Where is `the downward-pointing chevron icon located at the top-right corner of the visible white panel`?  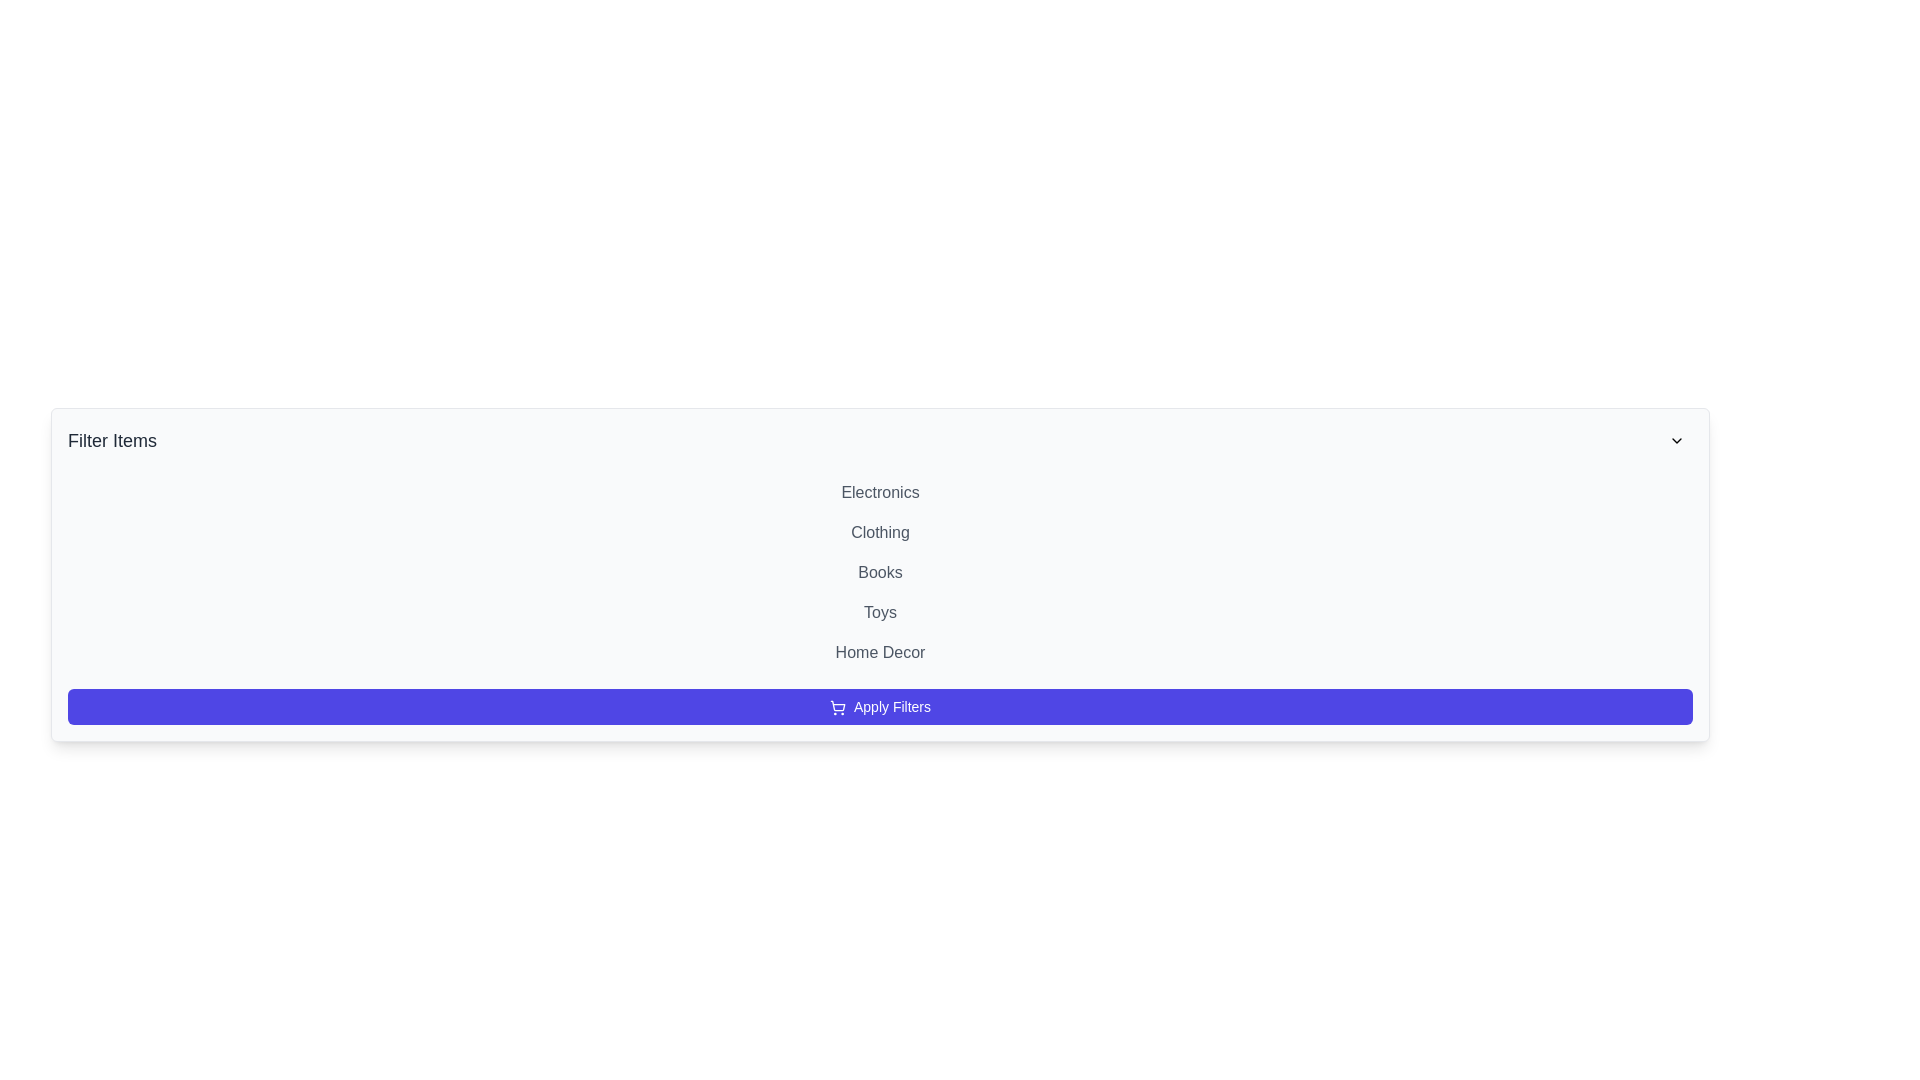 the downward-pointing chevron icon located at the top-right corner of the visible white panel is located at coordinates (1676, 439).